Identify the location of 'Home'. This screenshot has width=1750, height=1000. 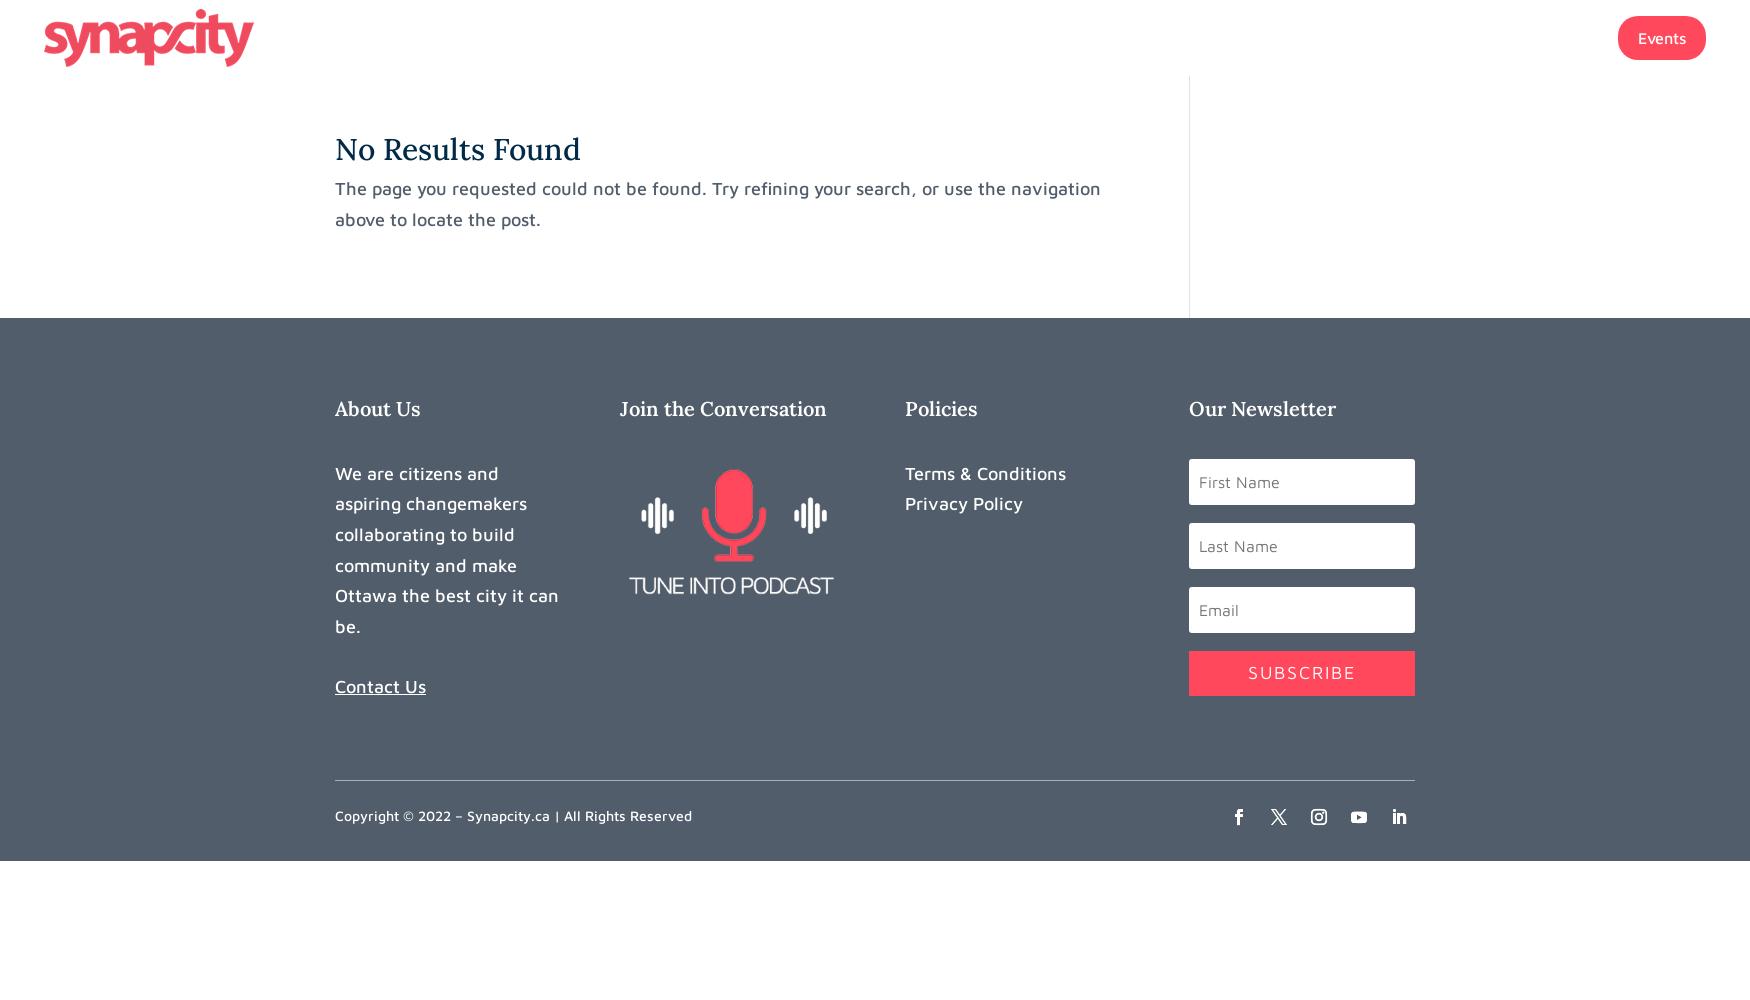
(1104, 38).